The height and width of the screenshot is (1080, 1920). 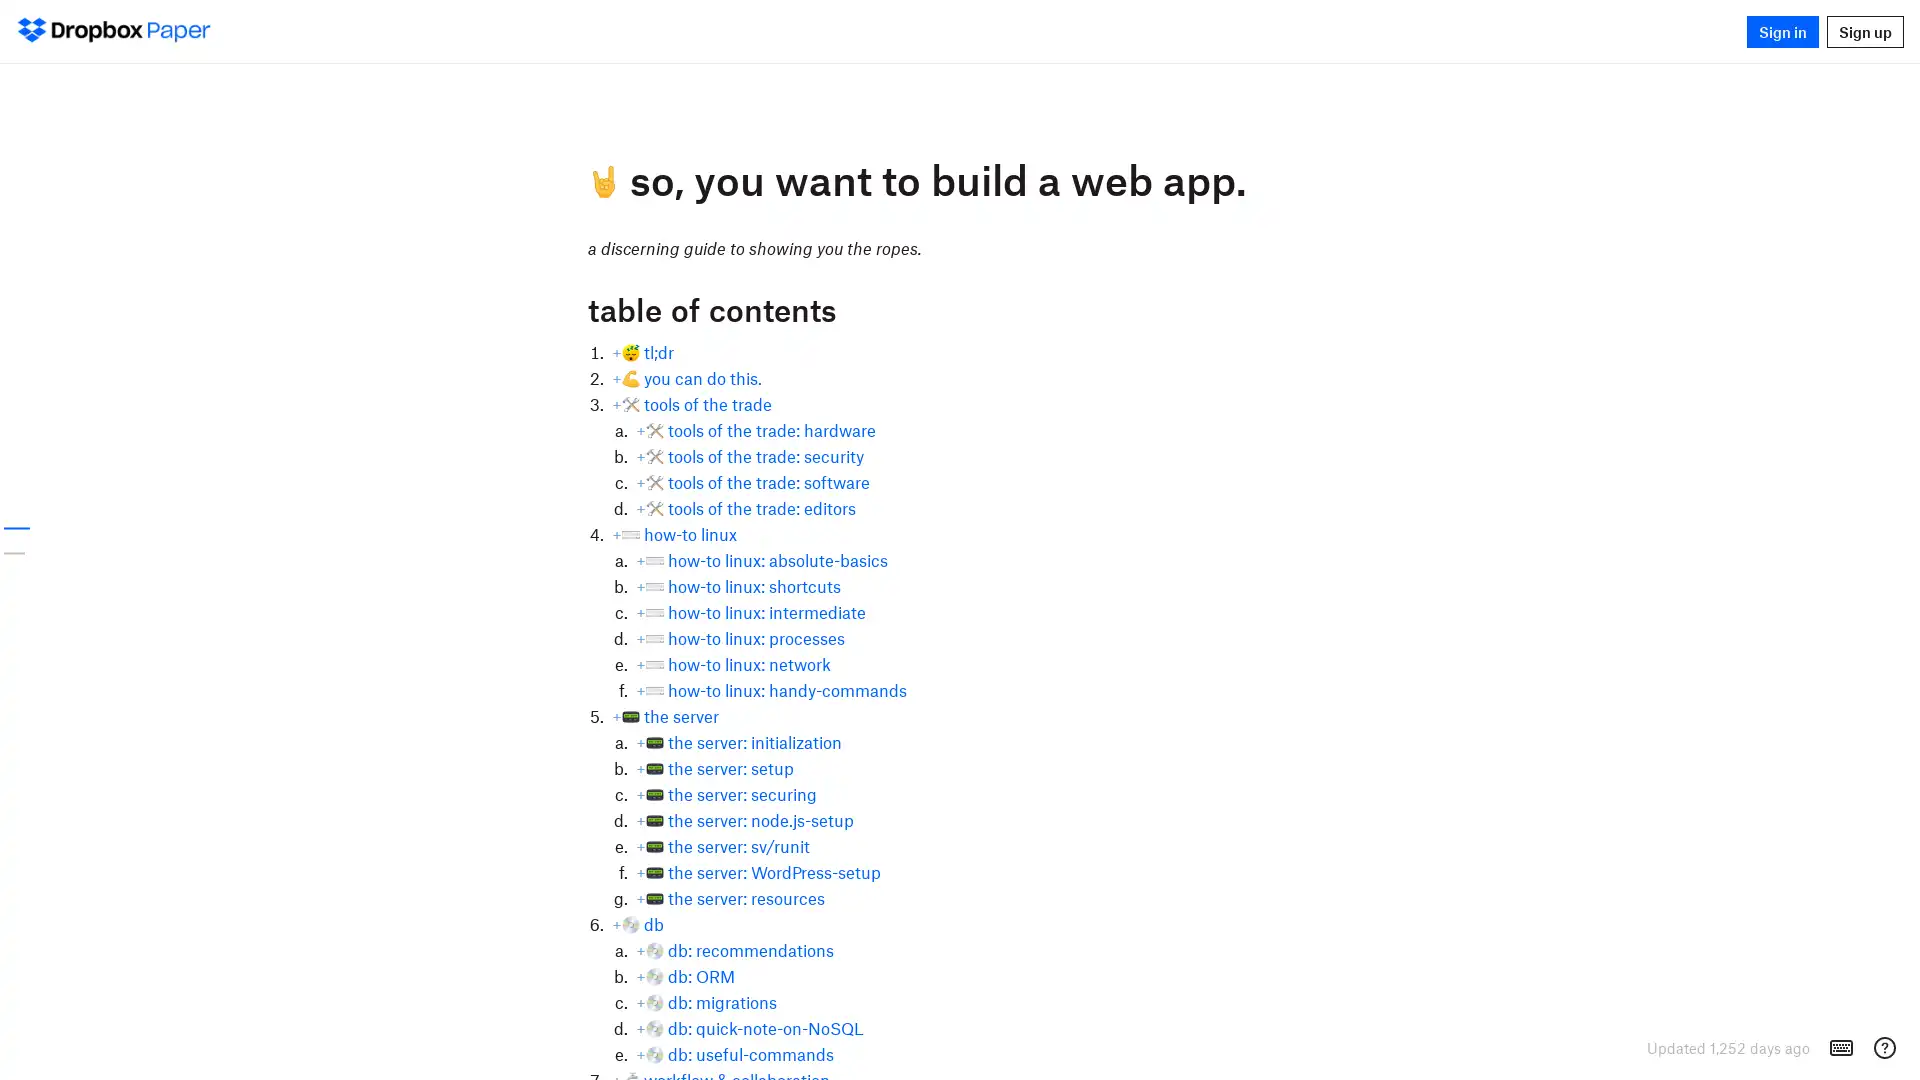 What do you see at coordinates (1841, 1047) in the screenshot?
I see `Keyboard shortcuts` at bounding box center [1841, 1047].